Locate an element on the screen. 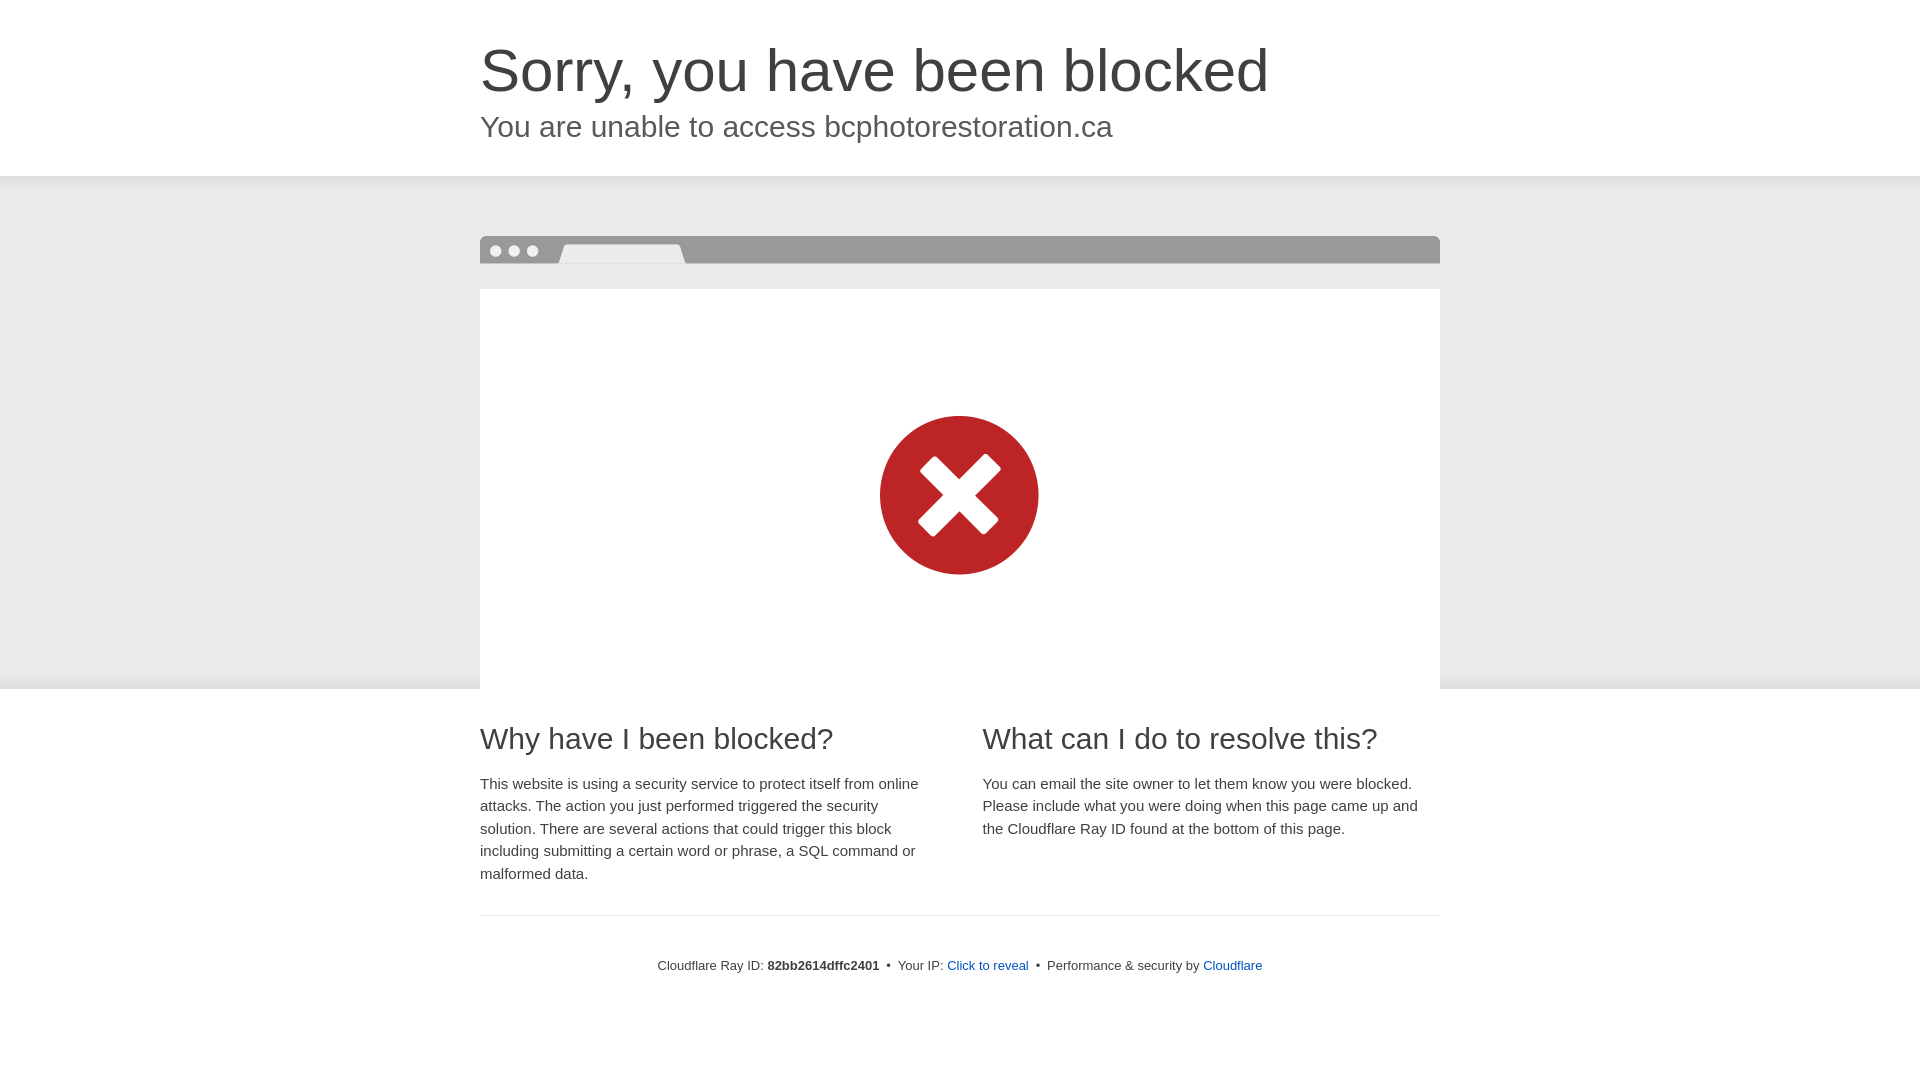 The width and height of the screenshot is (1920, 1080). 'Click to reveal' is located at coordinates (945, 964).